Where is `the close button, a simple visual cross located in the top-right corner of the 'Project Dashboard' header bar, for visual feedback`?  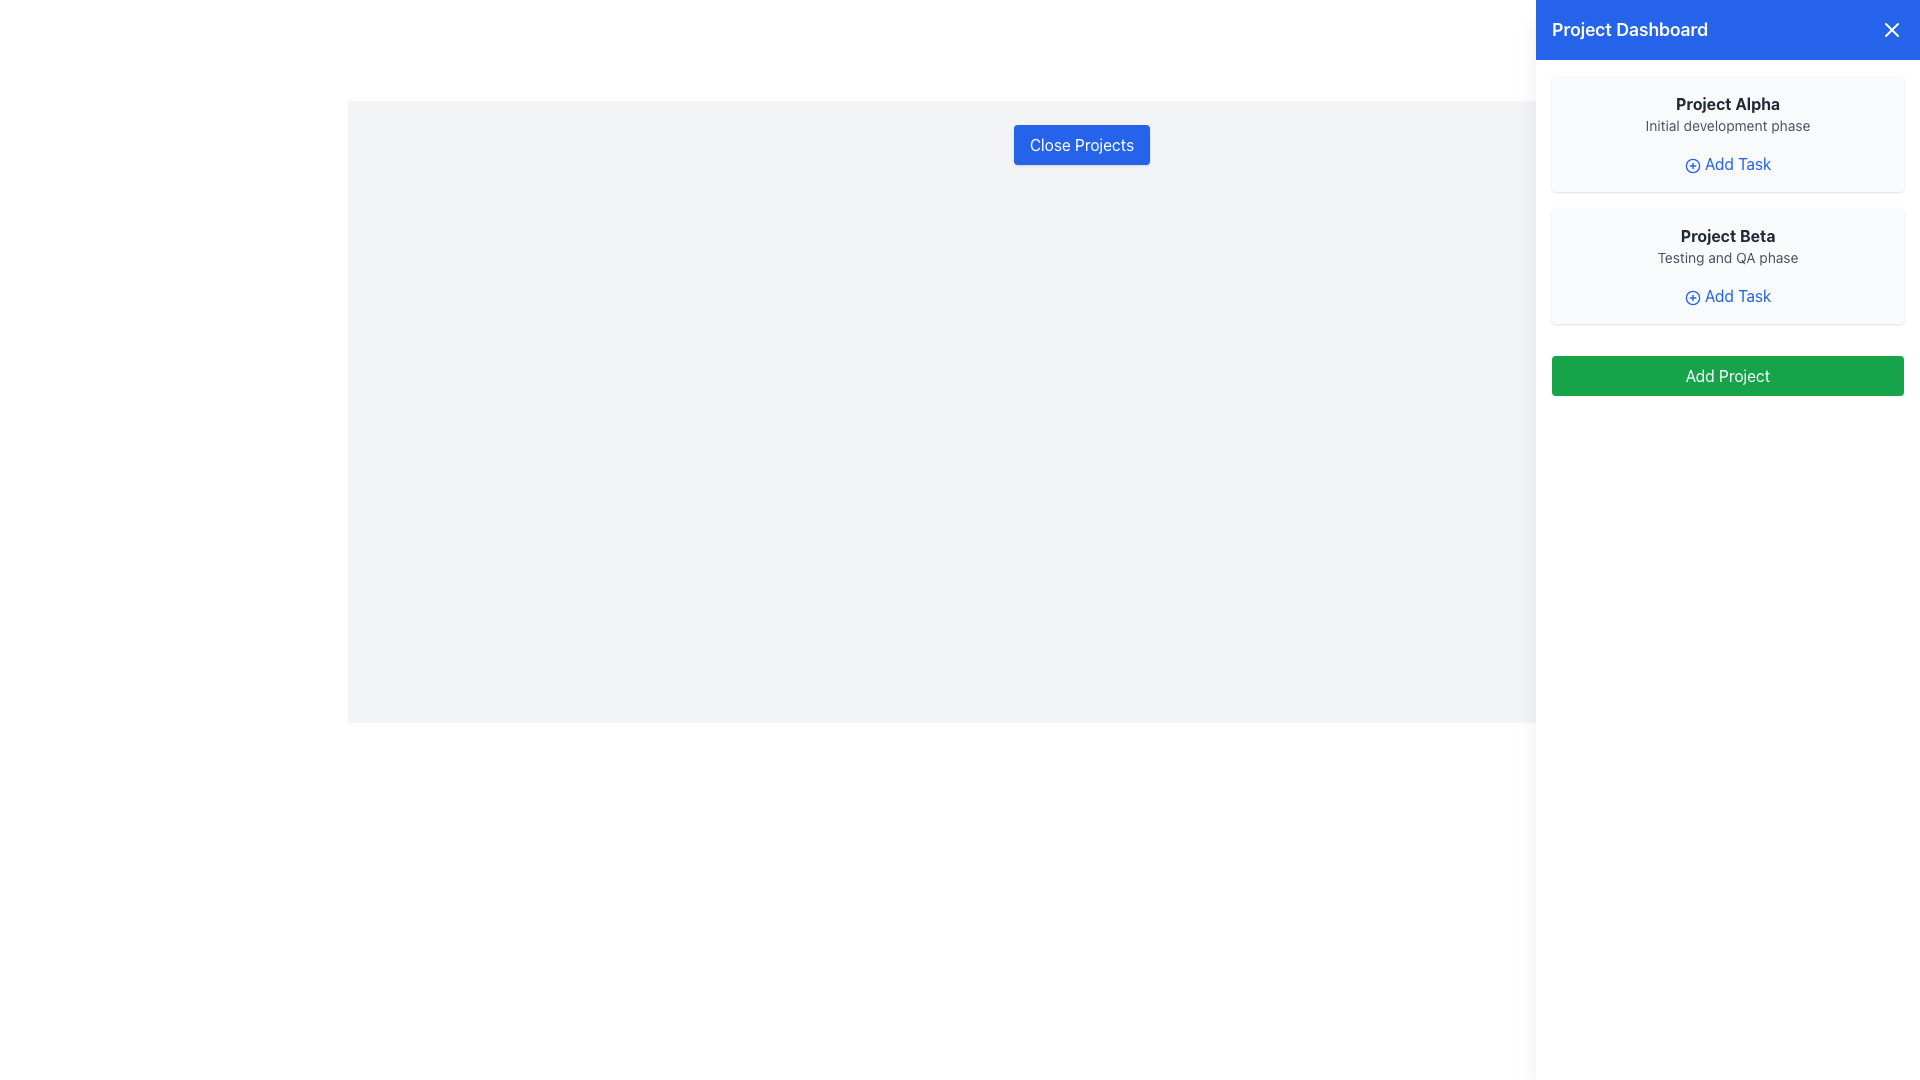 the close button, a simple visual cross located in the top-right corner of the 'Project Dashboard' header bar, for visual feedback is located at coordinates (1890, 30).